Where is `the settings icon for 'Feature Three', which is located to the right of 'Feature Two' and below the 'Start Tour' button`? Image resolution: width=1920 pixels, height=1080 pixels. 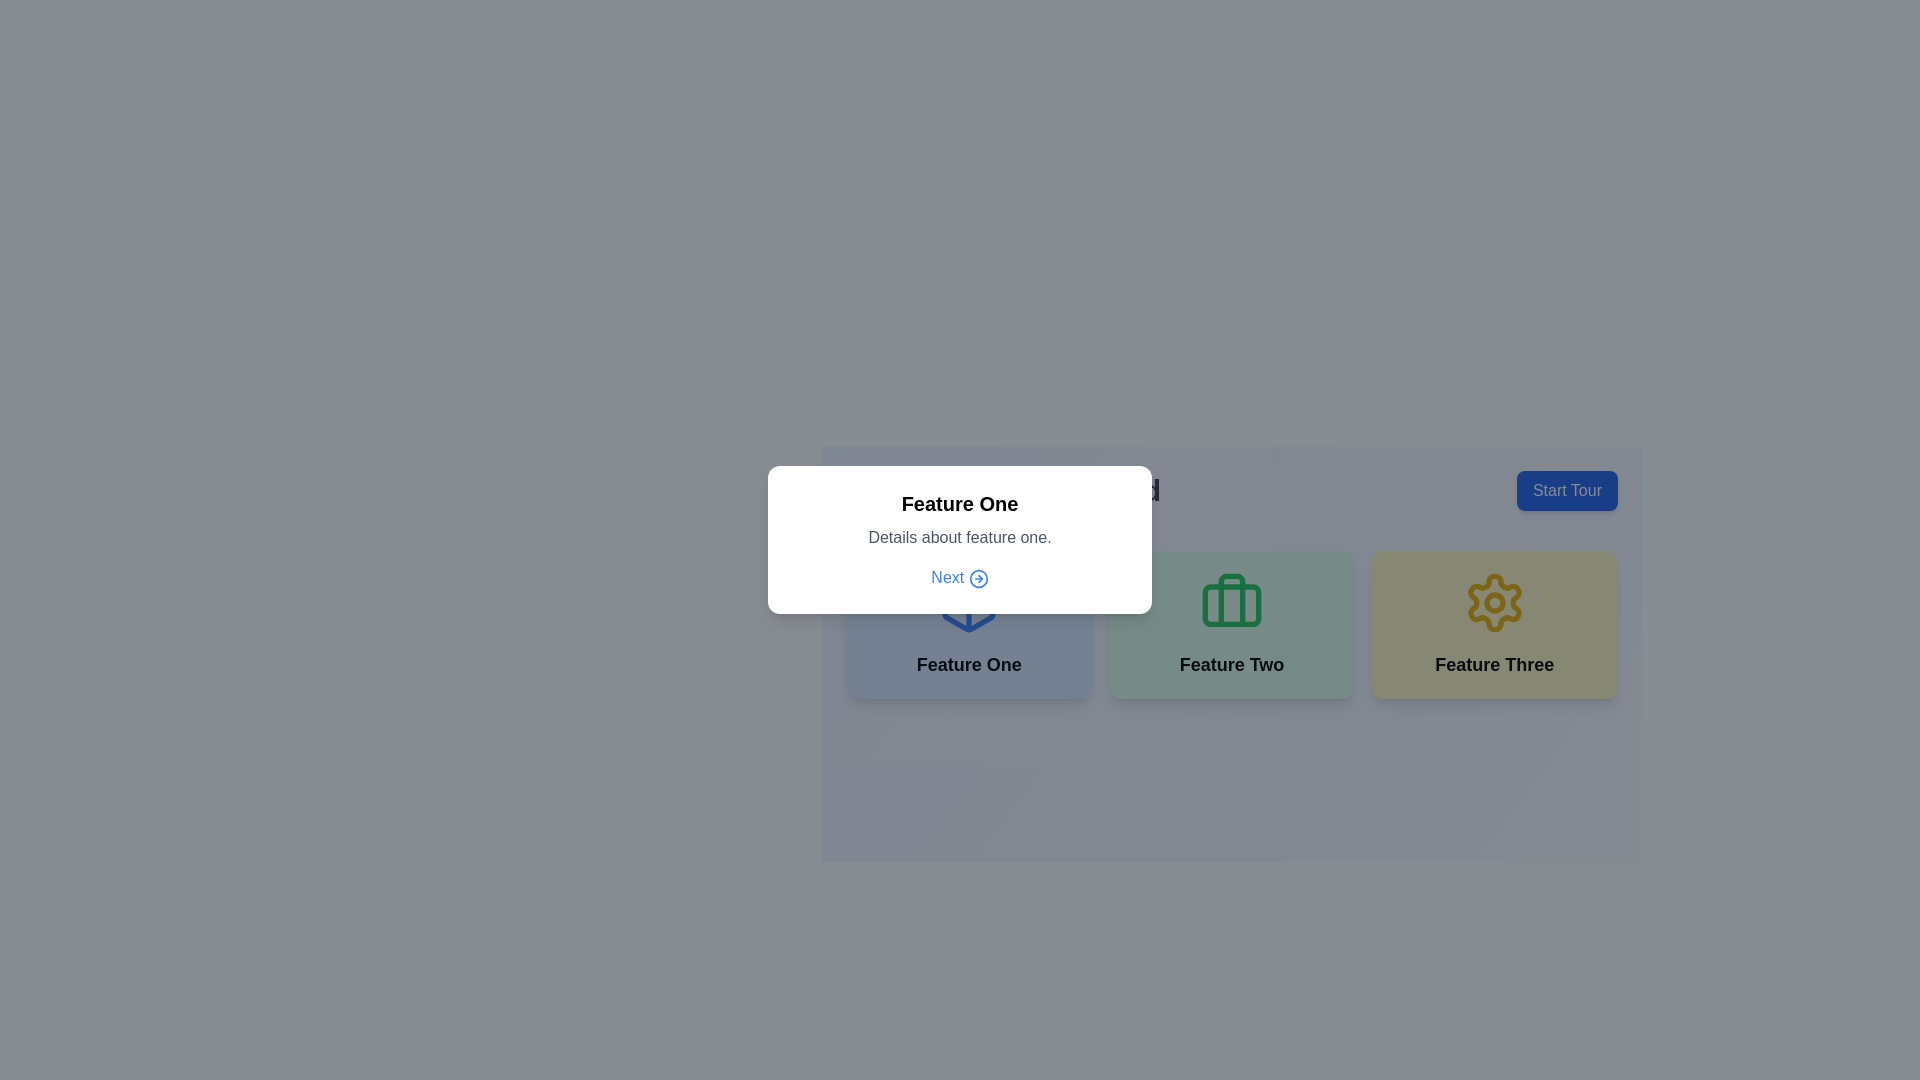 the settings icon for 'Feature Three', which is located to the right of 'Feature Two' and below the 'Start Tour' button is located at coordinates (1494, 601).